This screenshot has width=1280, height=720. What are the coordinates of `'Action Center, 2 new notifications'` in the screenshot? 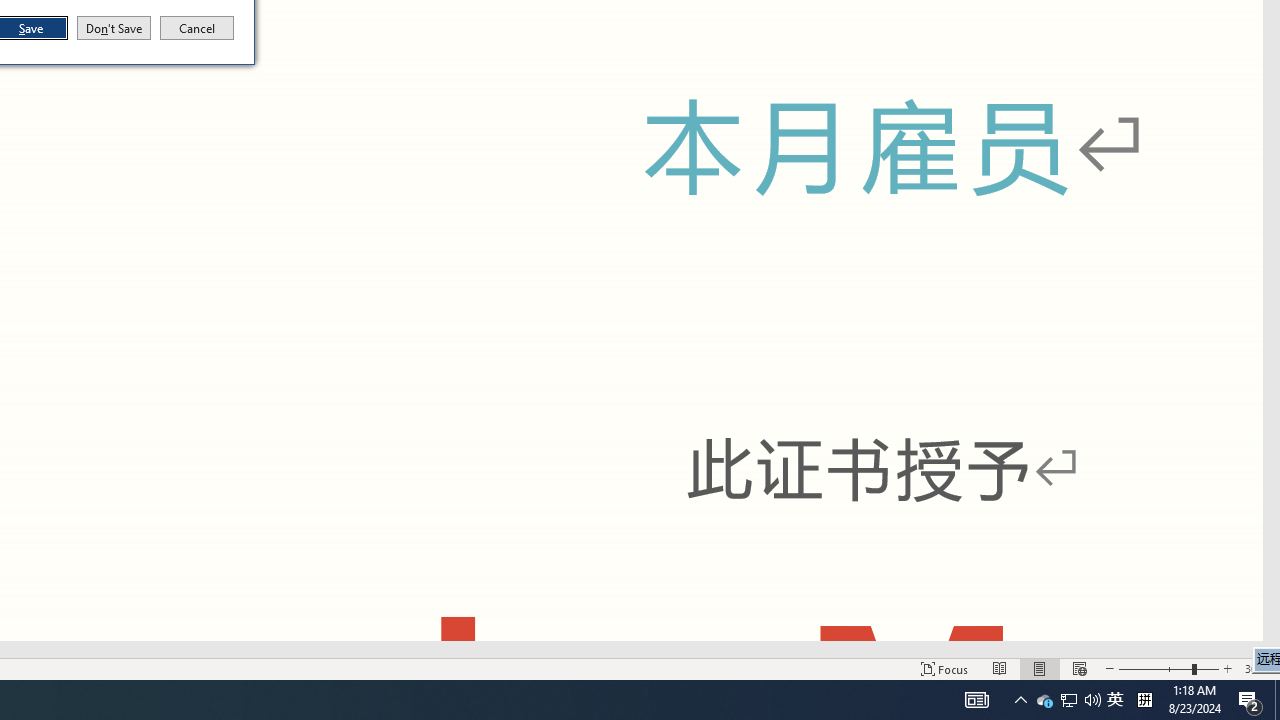 It's located at (1250, 698).